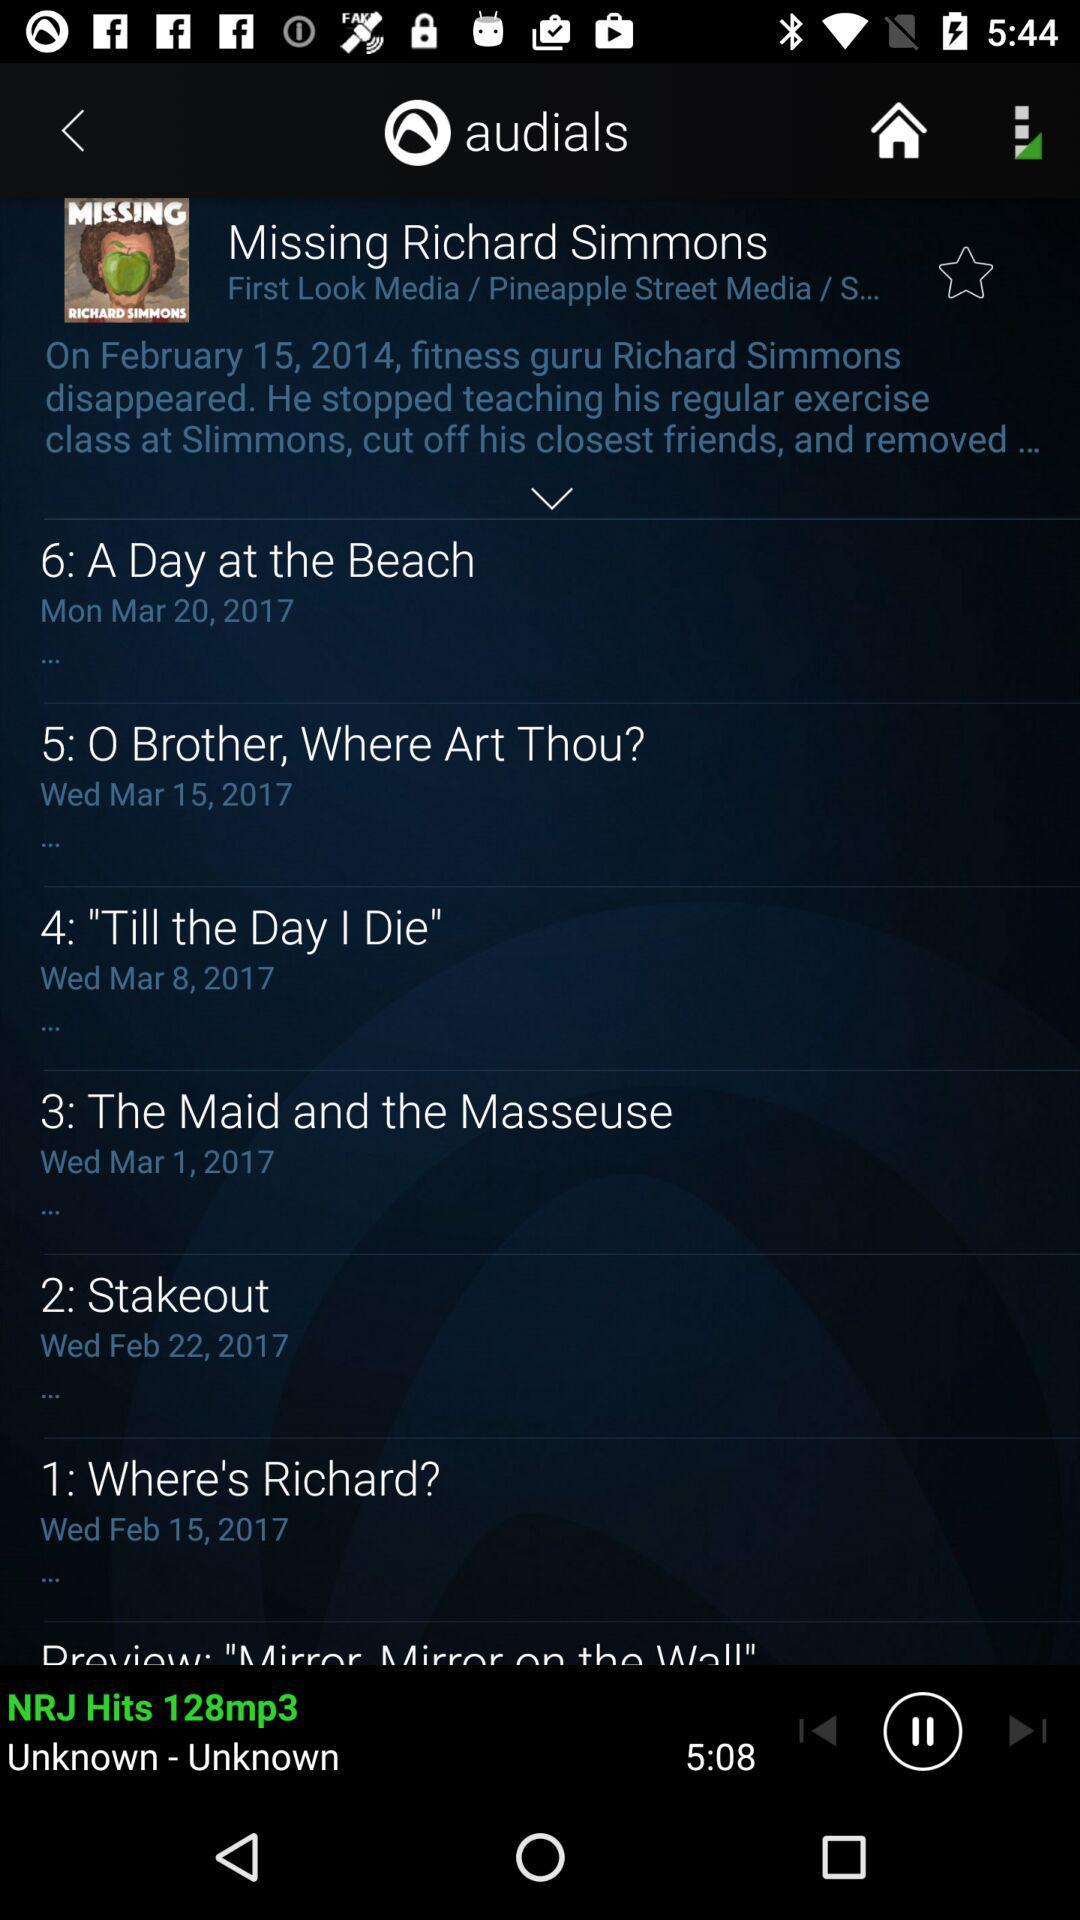 Image resolution: width=1080 pixels, height=1920 pixels. I want to click on see more, so click(551, 498).